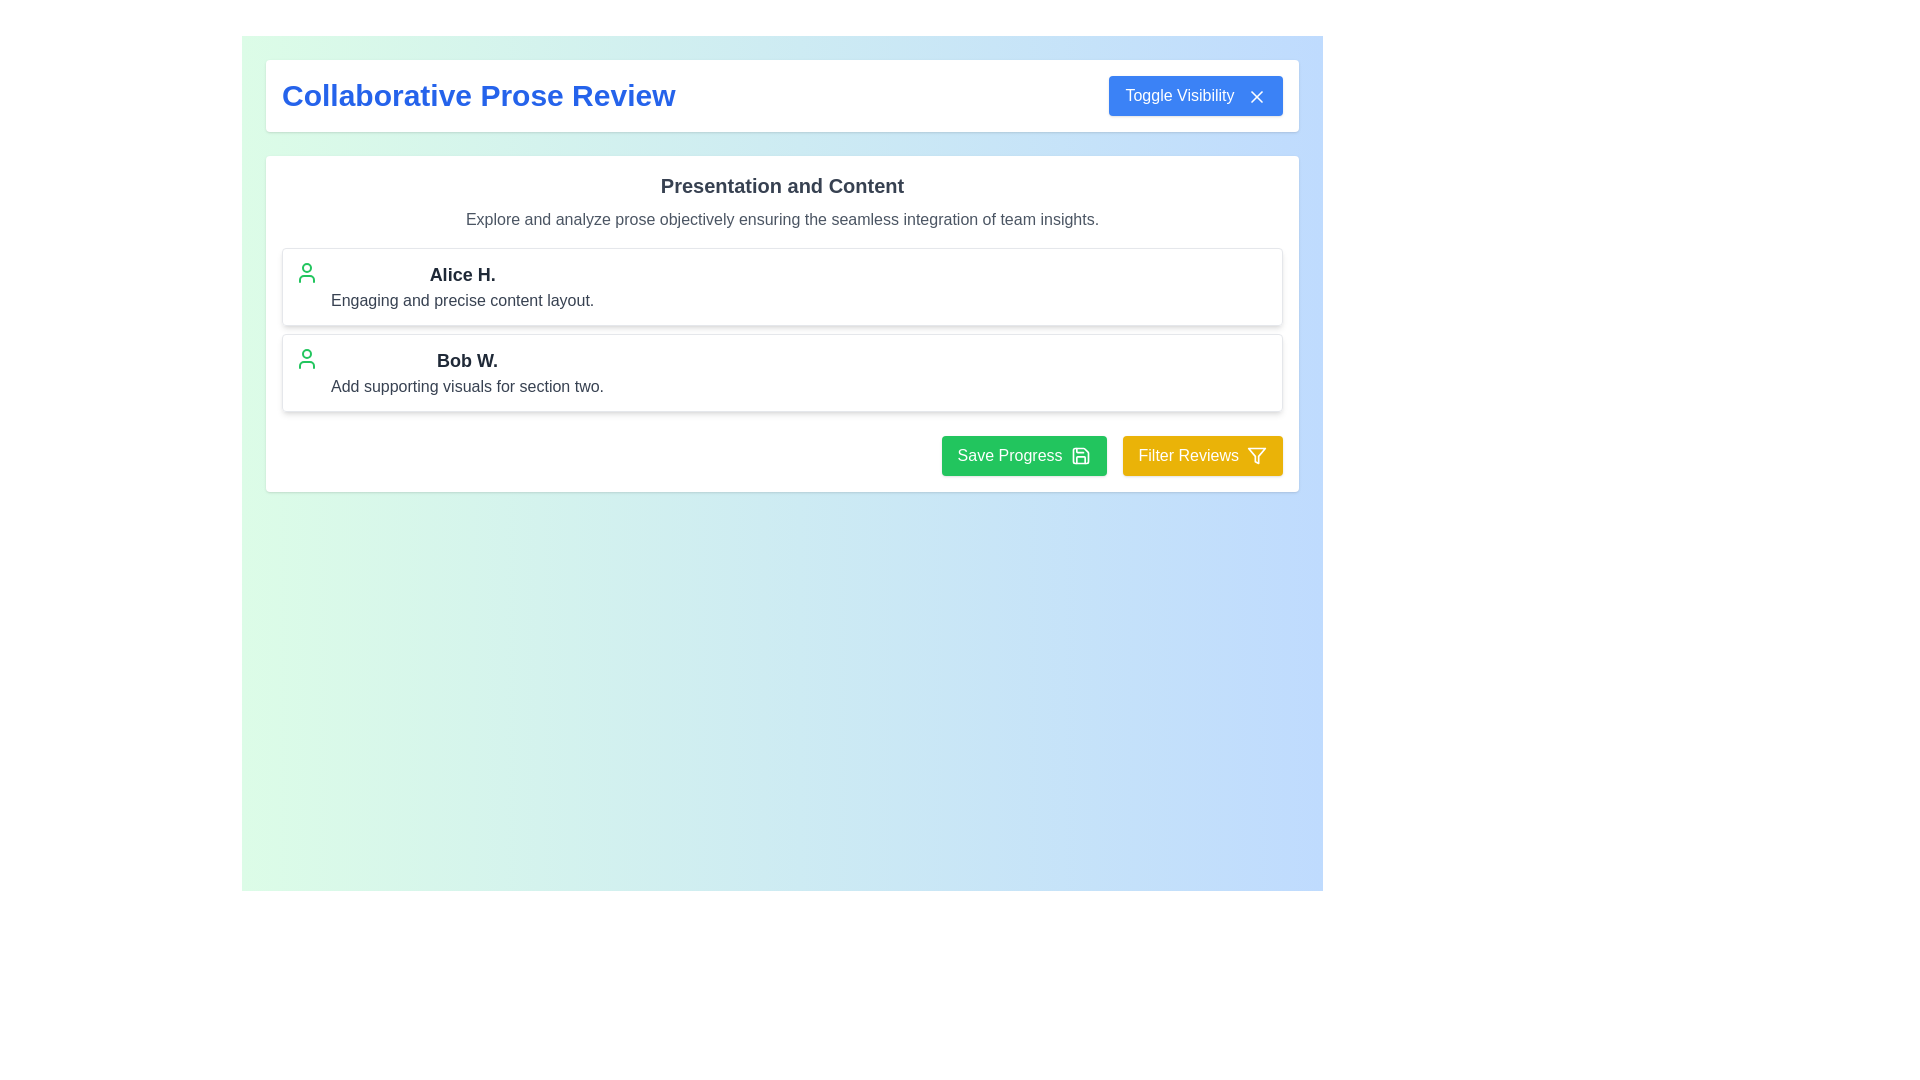 This screenshot has height=1080, width=1920. Describe the element at coordinates (1196, 96) in the screenshot. I see `the 'Toggle Visibility' button with a blue background and white text located in the header section of the page` at that location.